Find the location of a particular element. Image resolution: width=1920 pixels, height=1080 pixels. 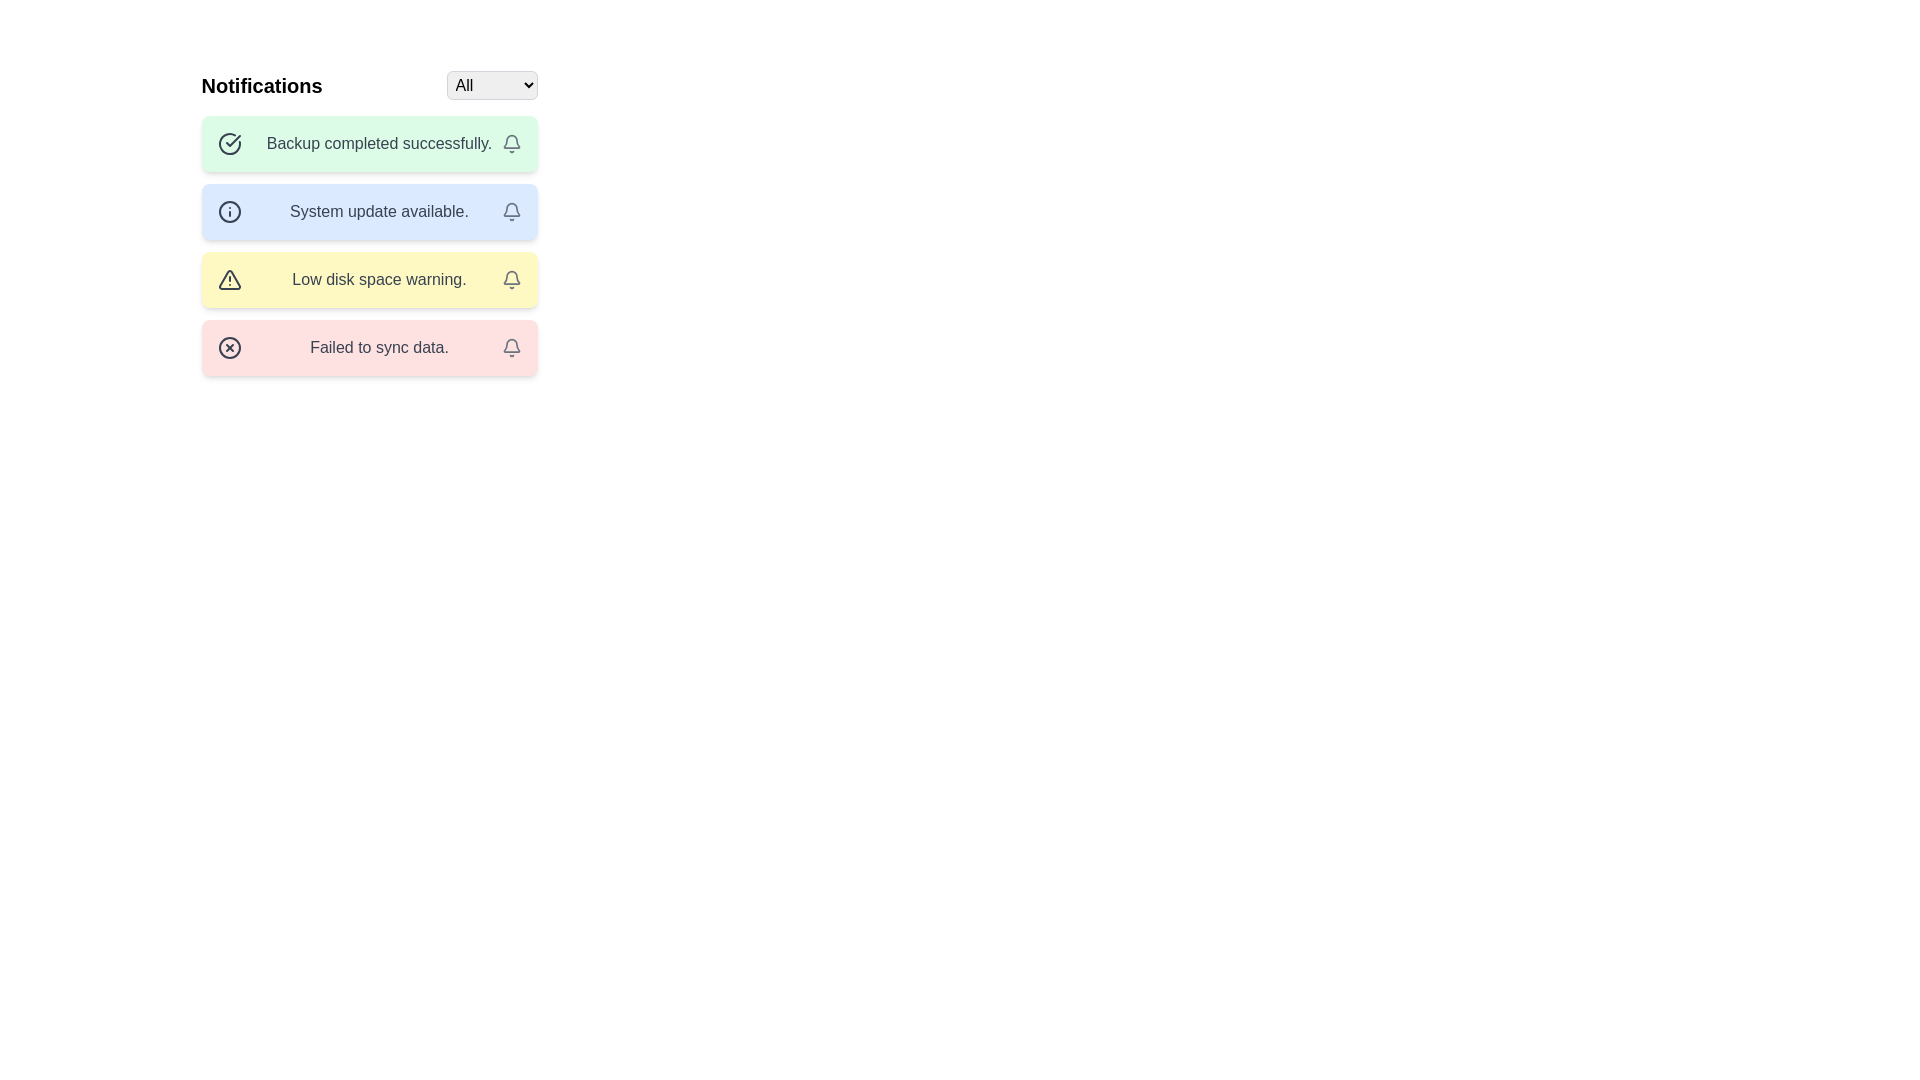

the backup completed icon located on the left side of the notification labeled 'Backup completed successfully.' is located at coordinates (229, 142).